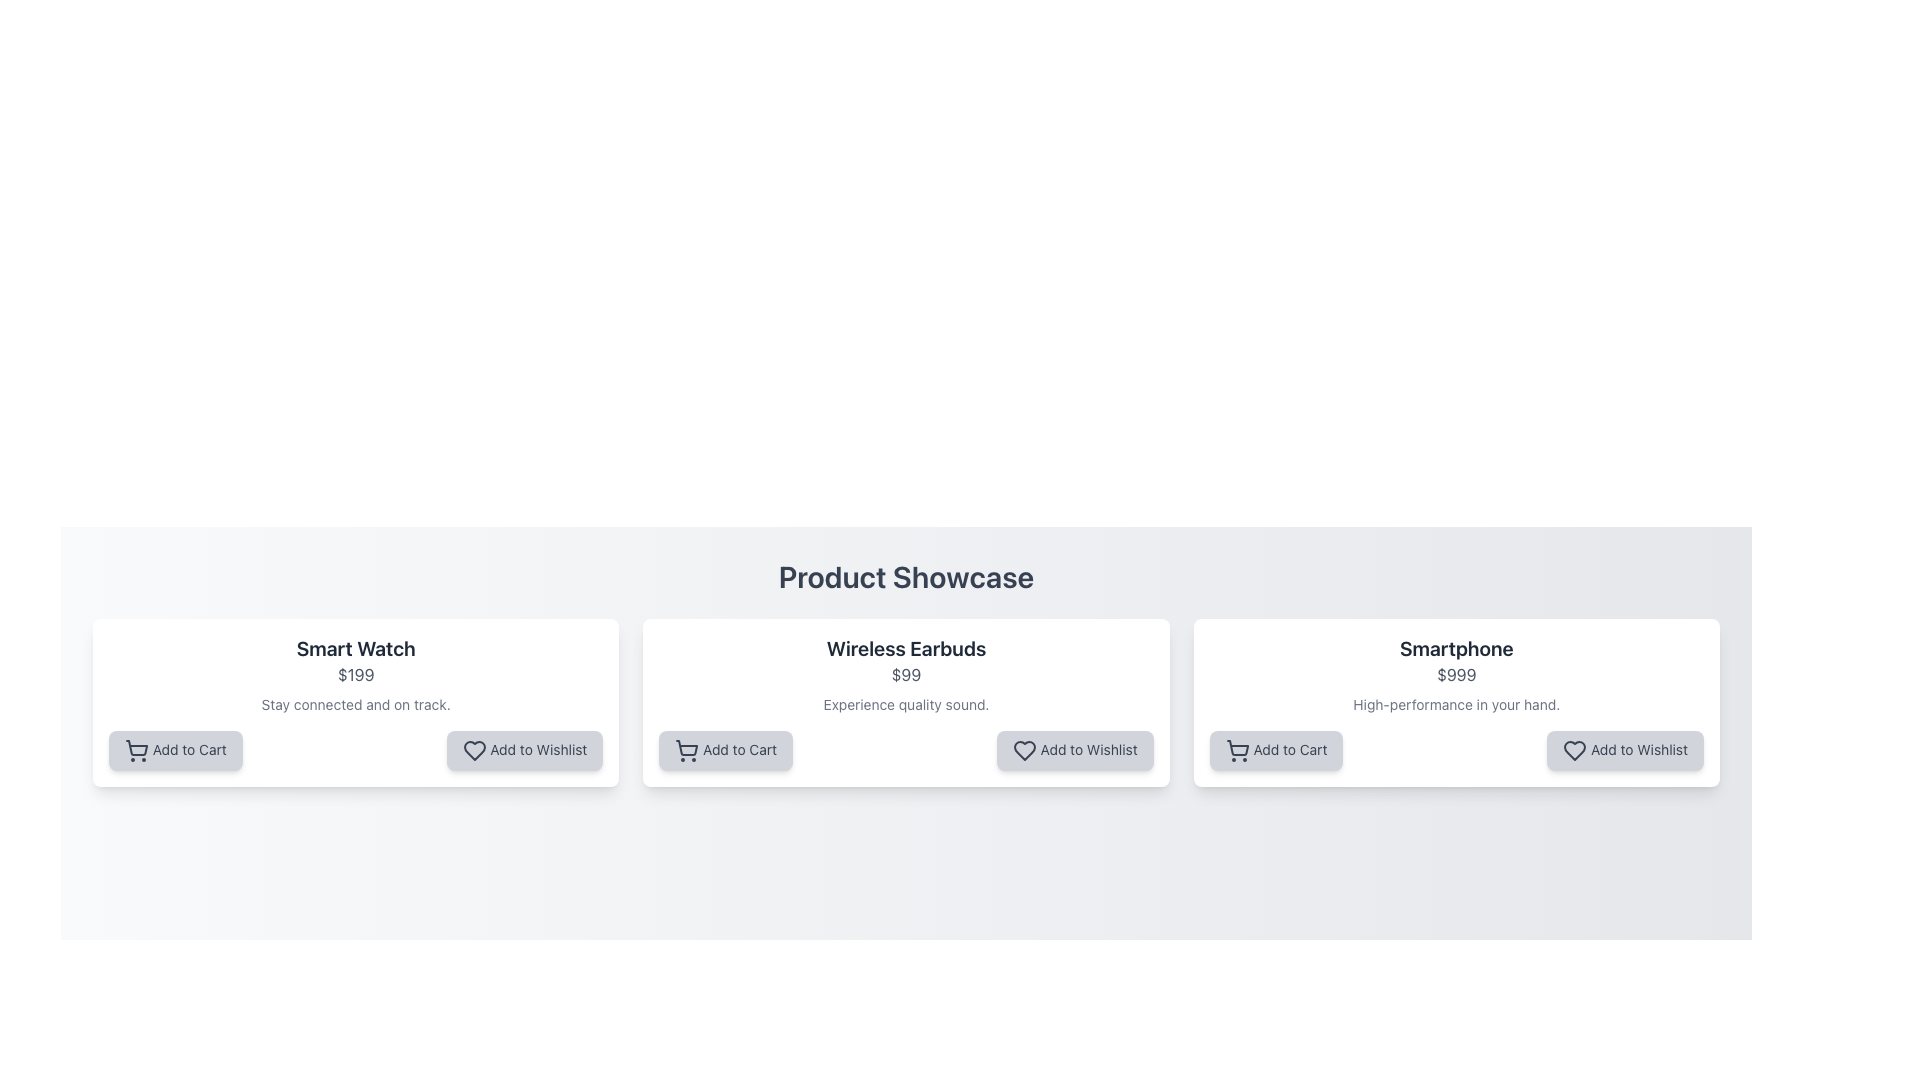 The width and height of the screenshot is (1920, 1080). I want to click on the 'Add to Wishlist' button located at the bottom-right of the product card, so click(1625, 751).